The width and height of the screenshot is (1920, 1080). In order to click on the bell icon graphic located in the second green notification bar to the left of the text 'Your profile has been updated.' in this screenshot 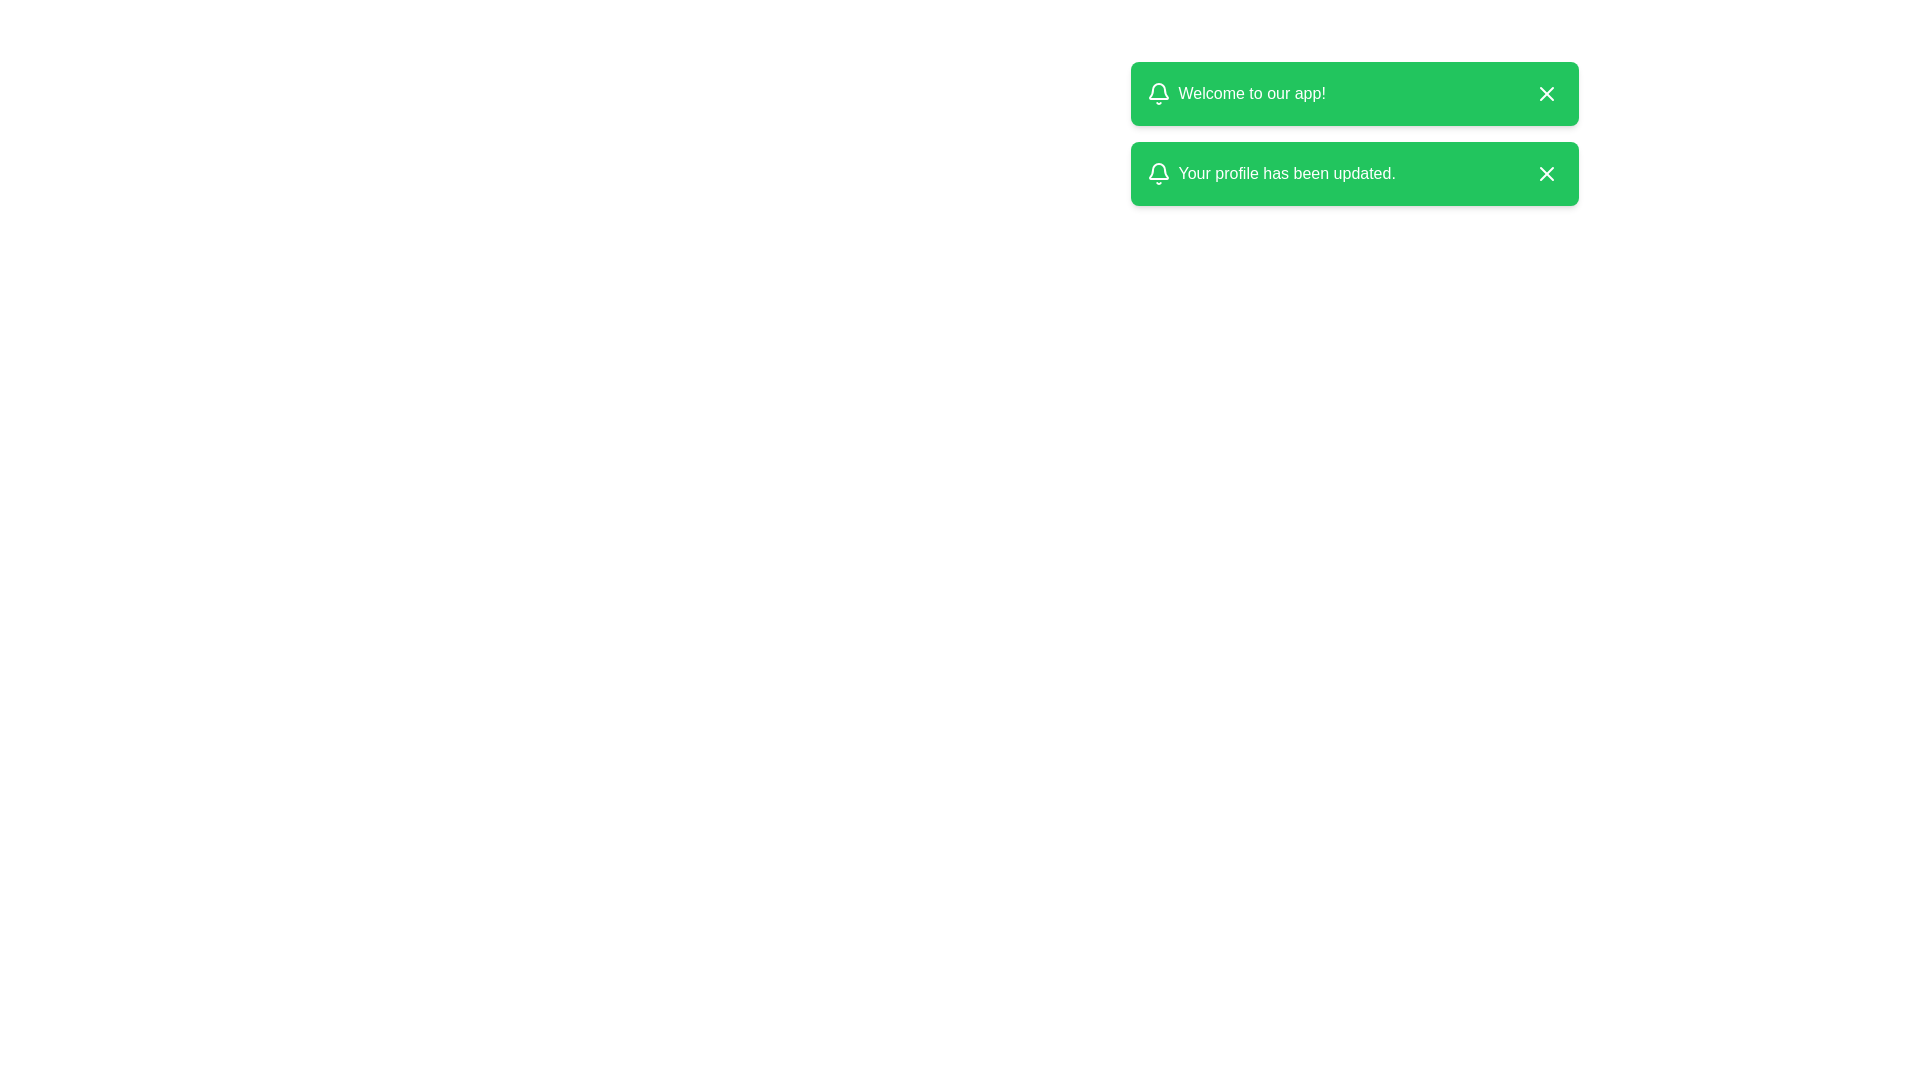, I will do `click(1158, 91)`.